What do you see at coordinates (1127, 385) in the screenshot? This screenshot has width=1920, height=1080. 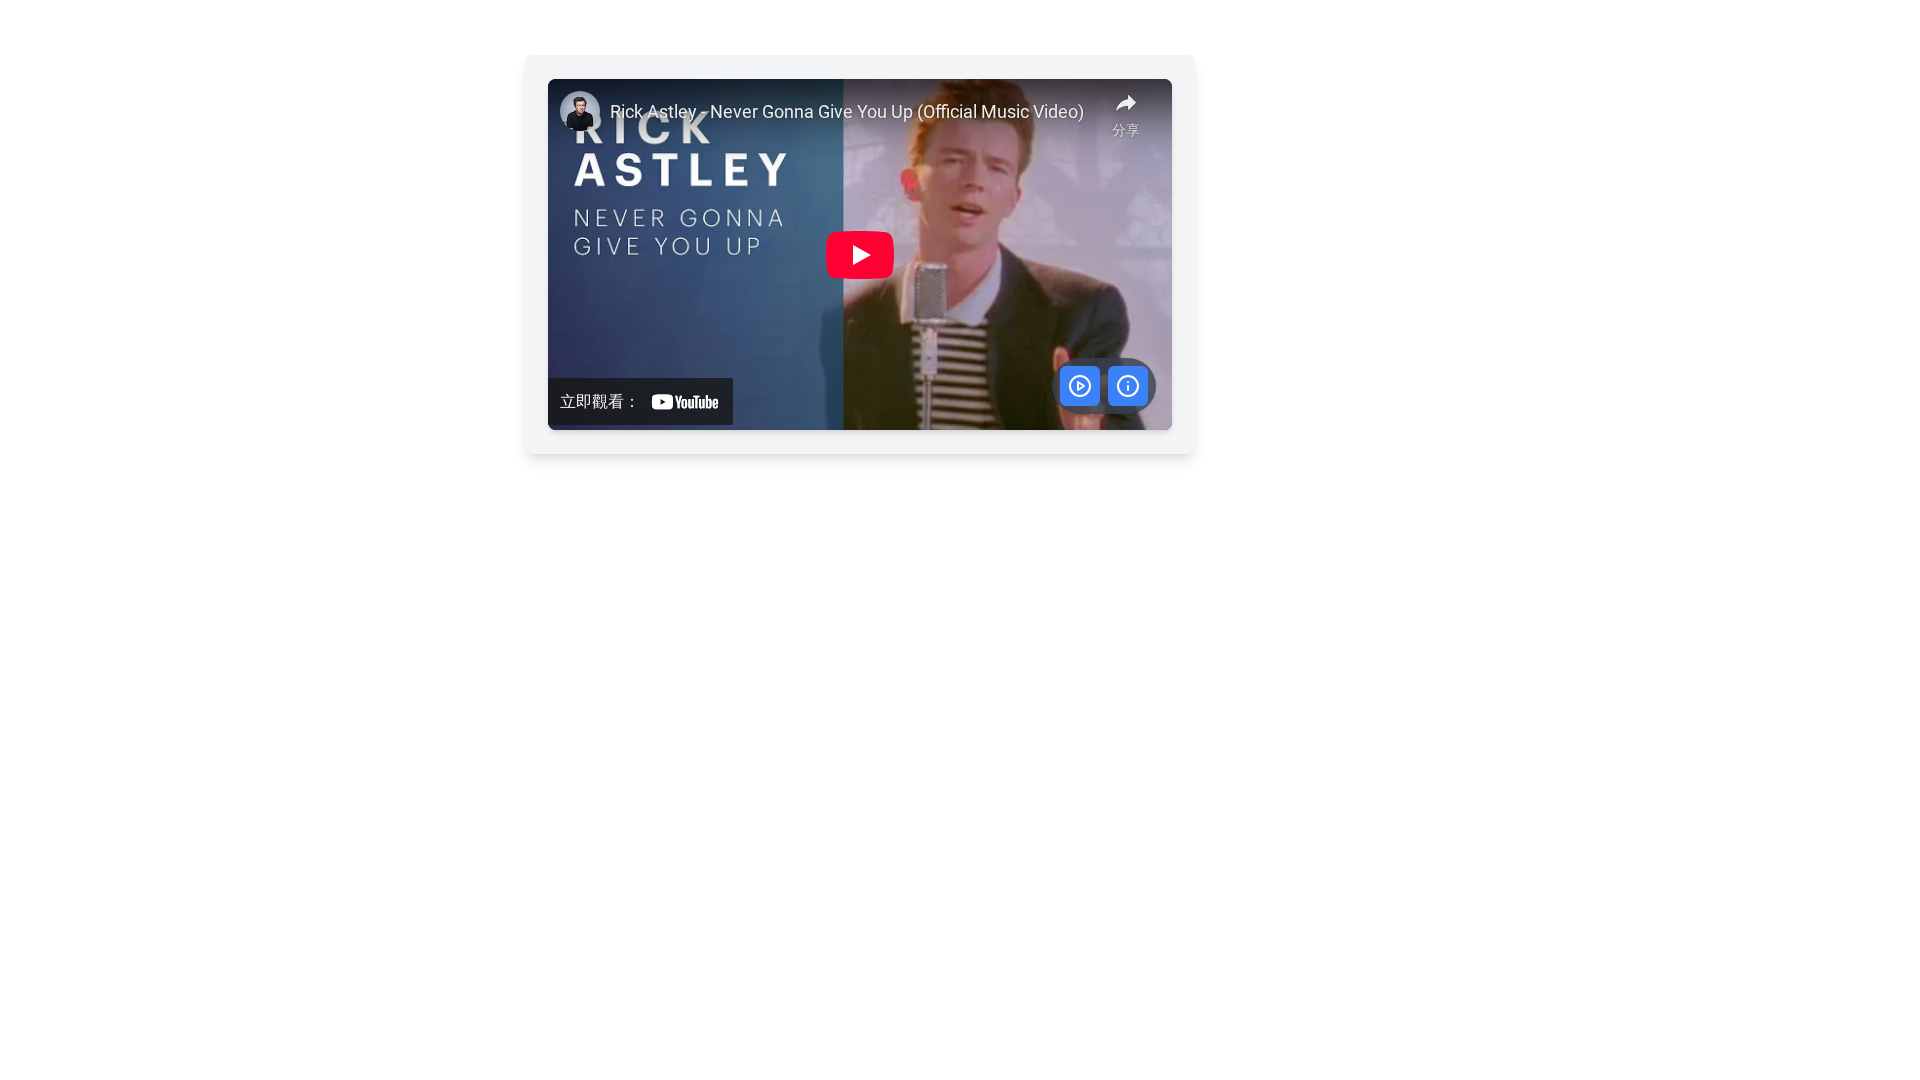 I see `the SVG Circle Element with a blue border and lighter background color located in the bottom-right section of the layout` at bounding box center [1127, 385].